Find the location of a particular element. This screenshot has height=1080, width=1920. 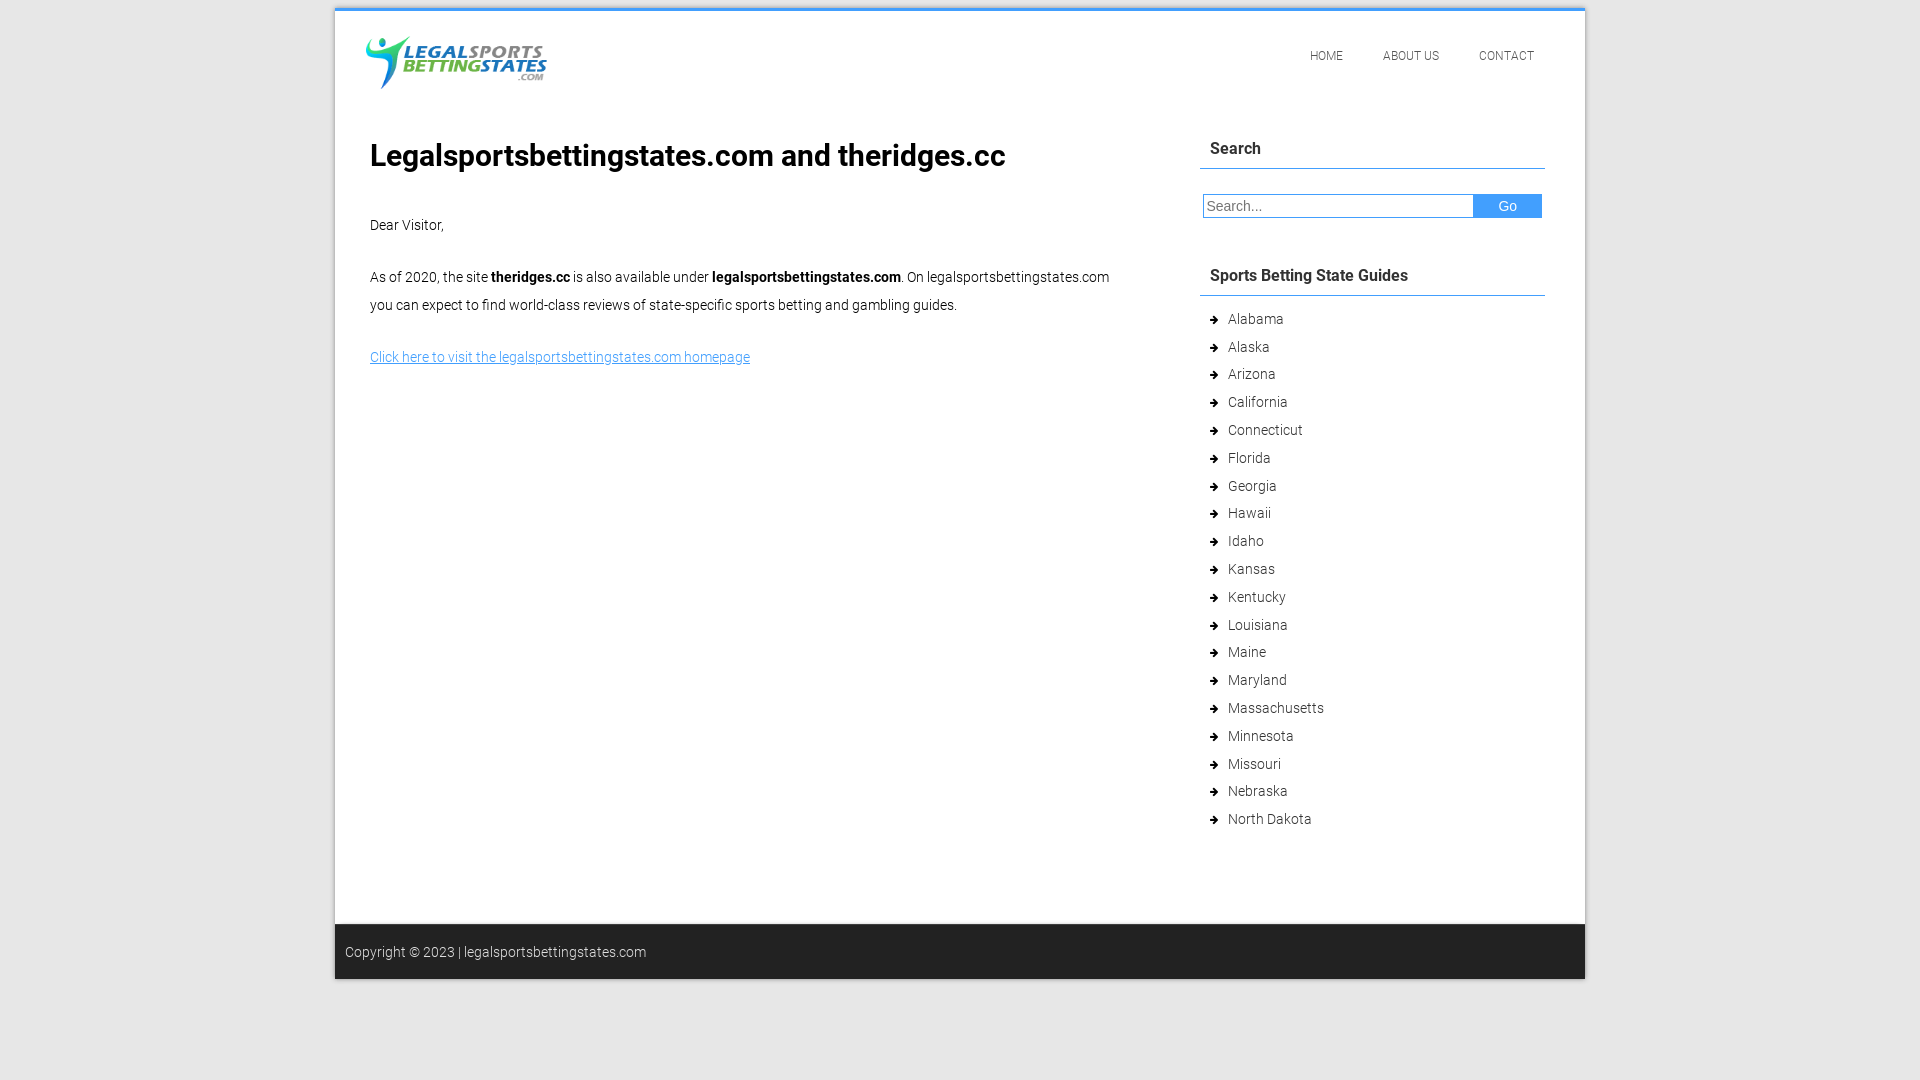

'Missouri' is located at coordinates (1253, 763).